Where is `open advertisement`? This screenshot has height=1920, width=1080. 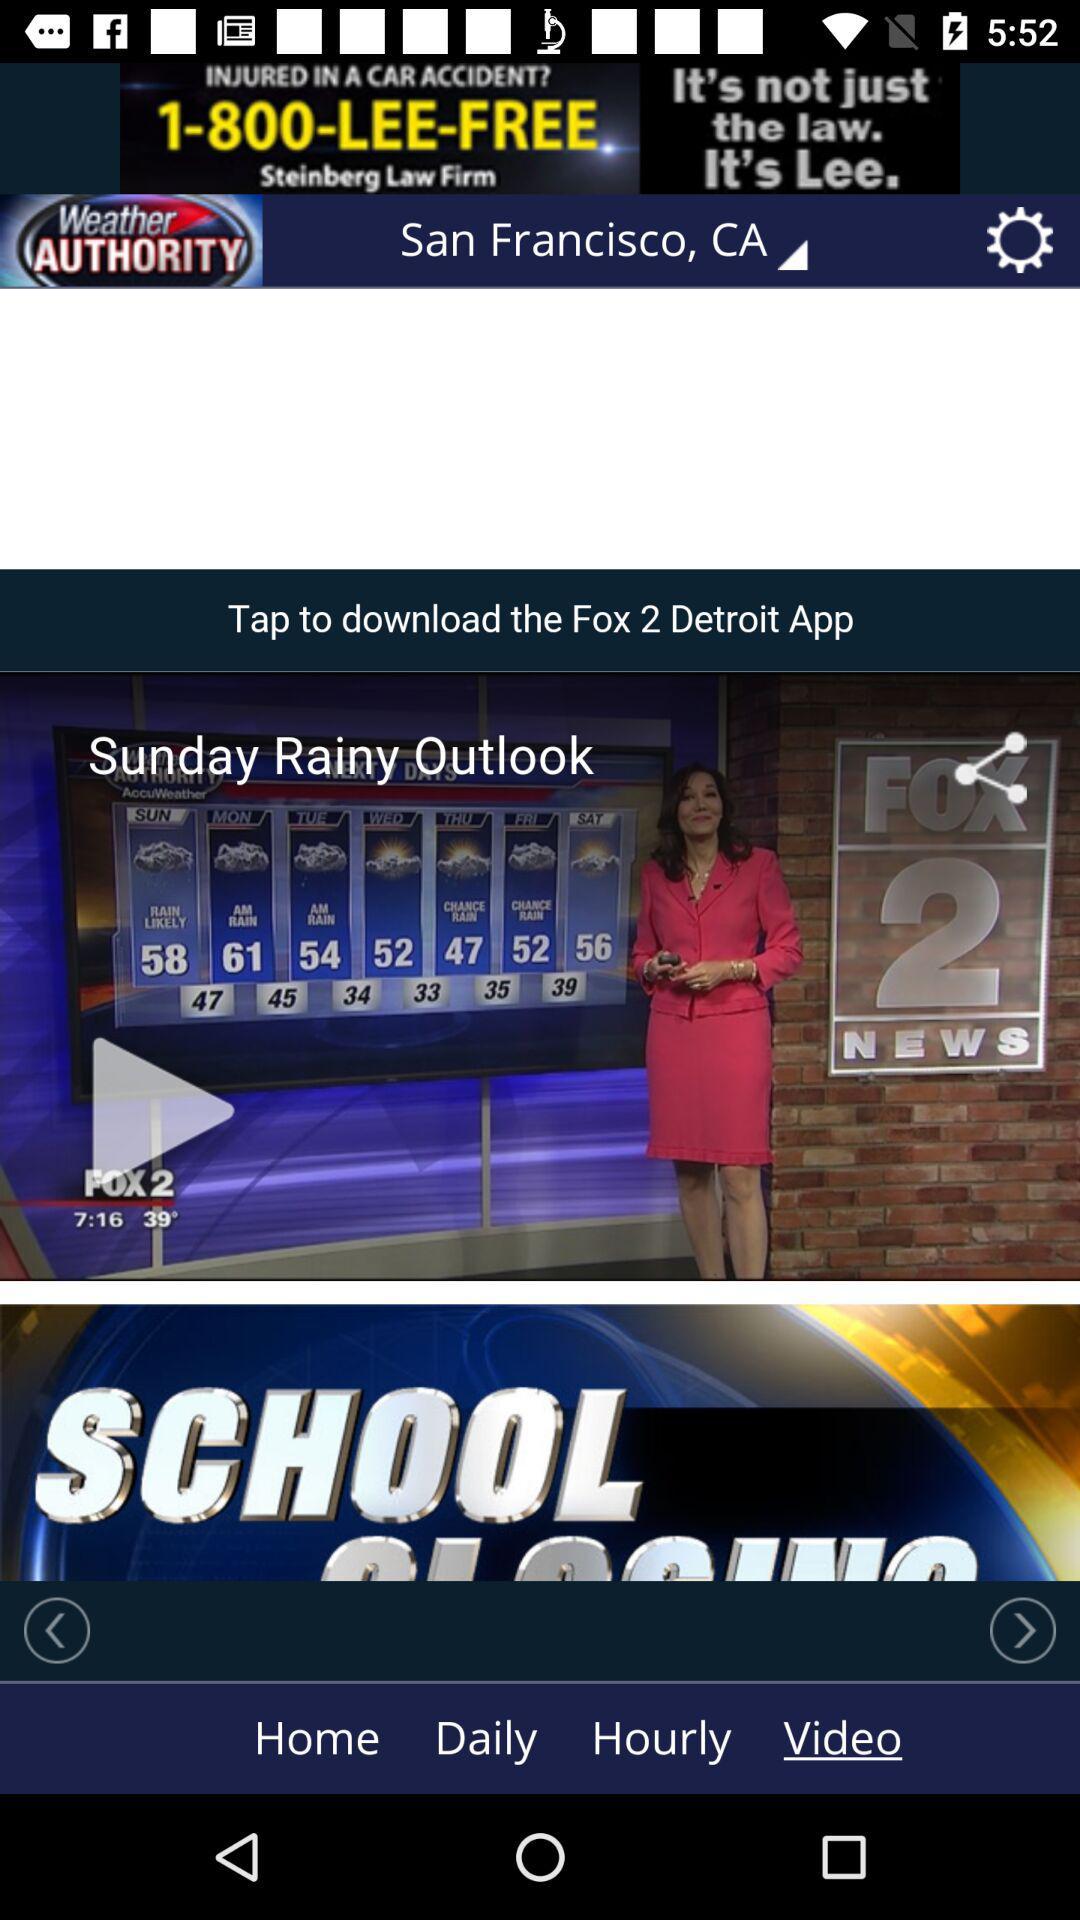
open advertisement is located at coordinates (540, 127).